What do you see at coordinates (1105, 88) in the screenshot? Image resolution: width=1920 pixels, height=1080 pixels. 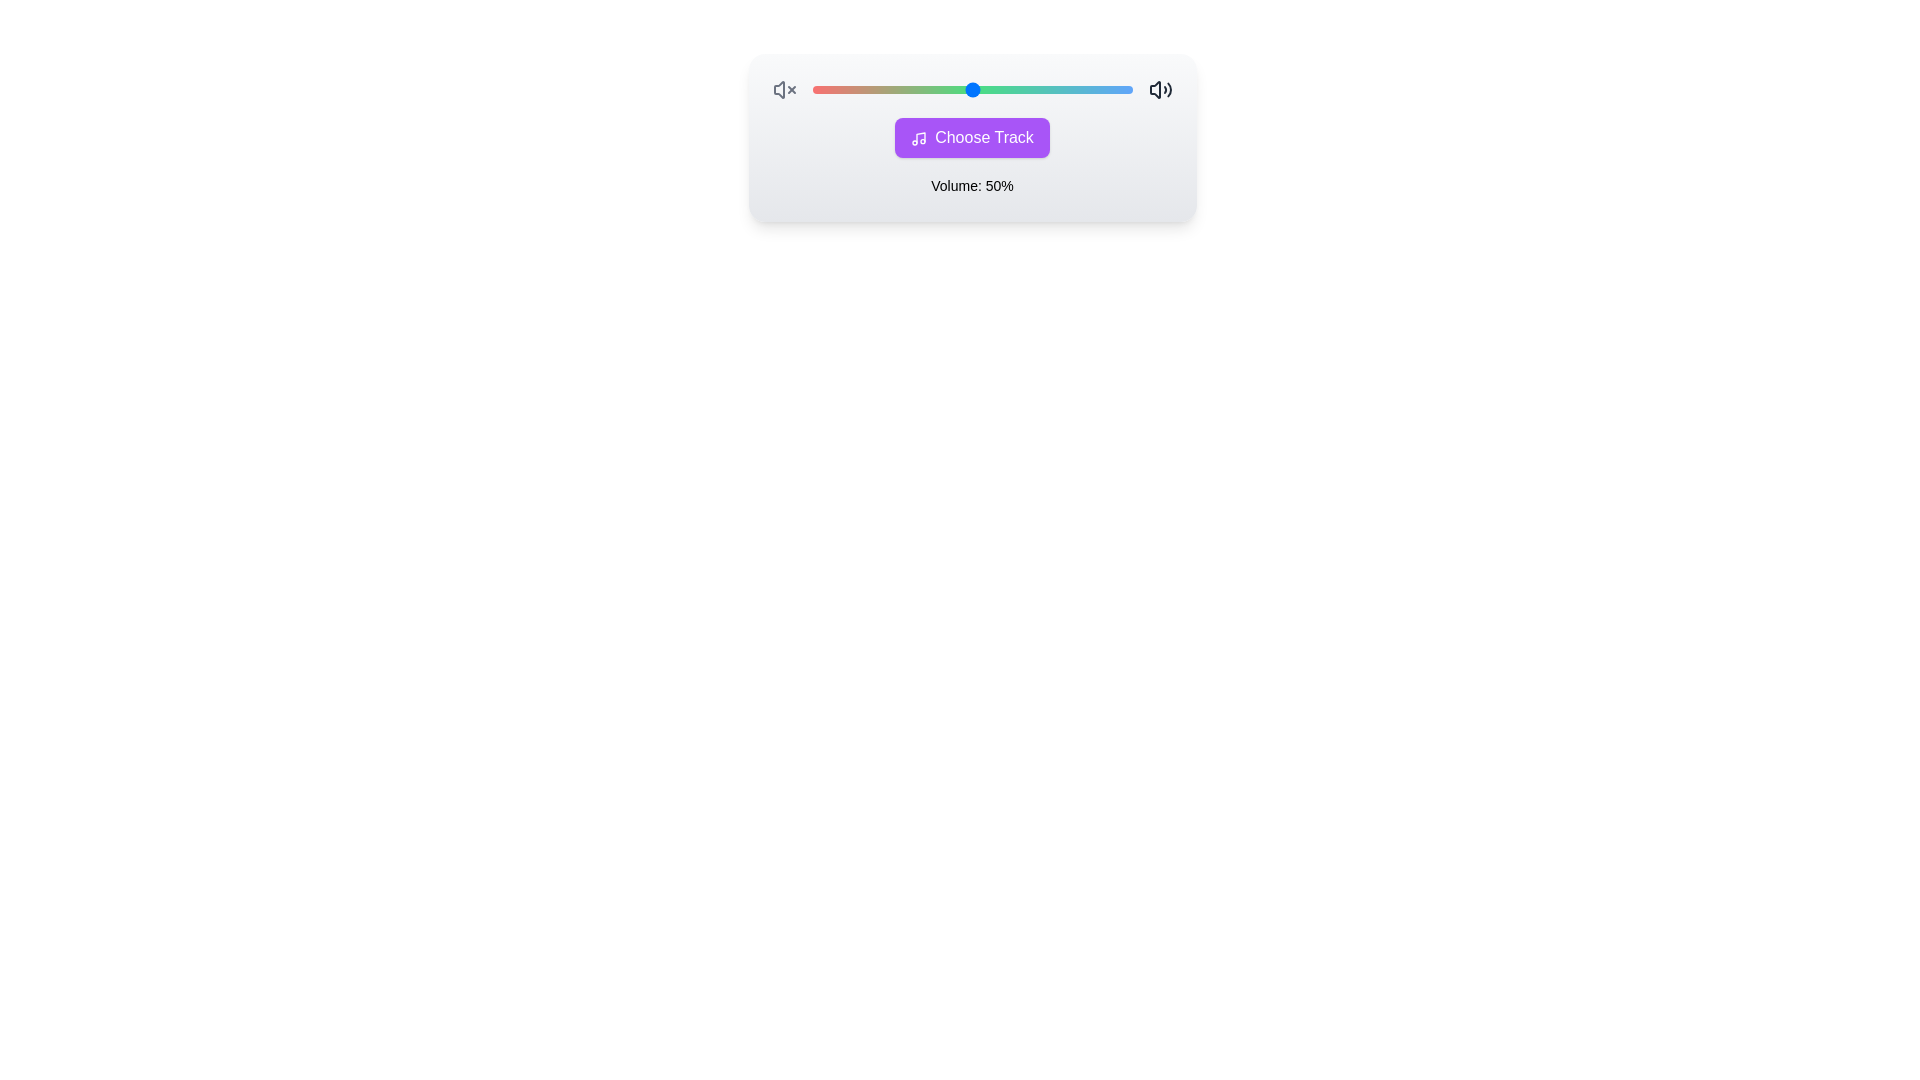 I see `the volume to 92% using the slider` at bounding box center [1105, 88].